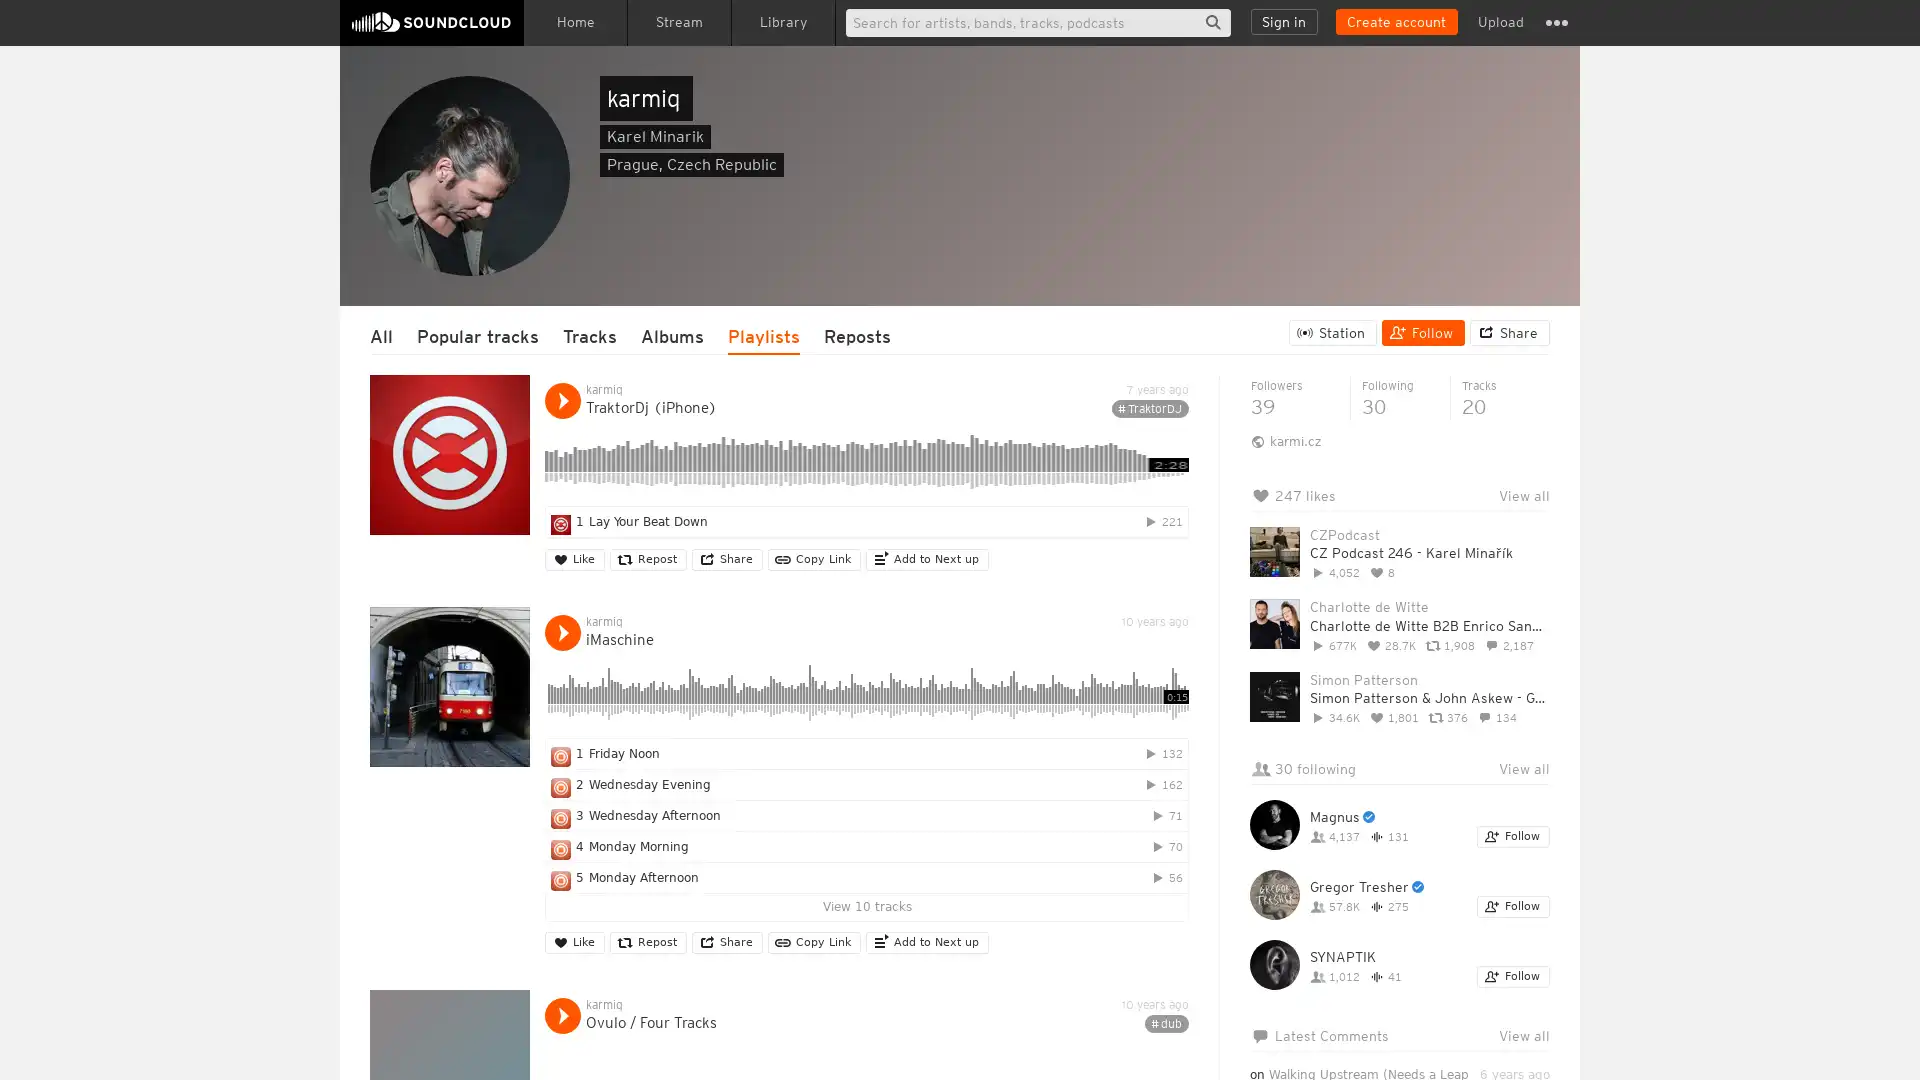  I want to click on Play, so click(561, 401).